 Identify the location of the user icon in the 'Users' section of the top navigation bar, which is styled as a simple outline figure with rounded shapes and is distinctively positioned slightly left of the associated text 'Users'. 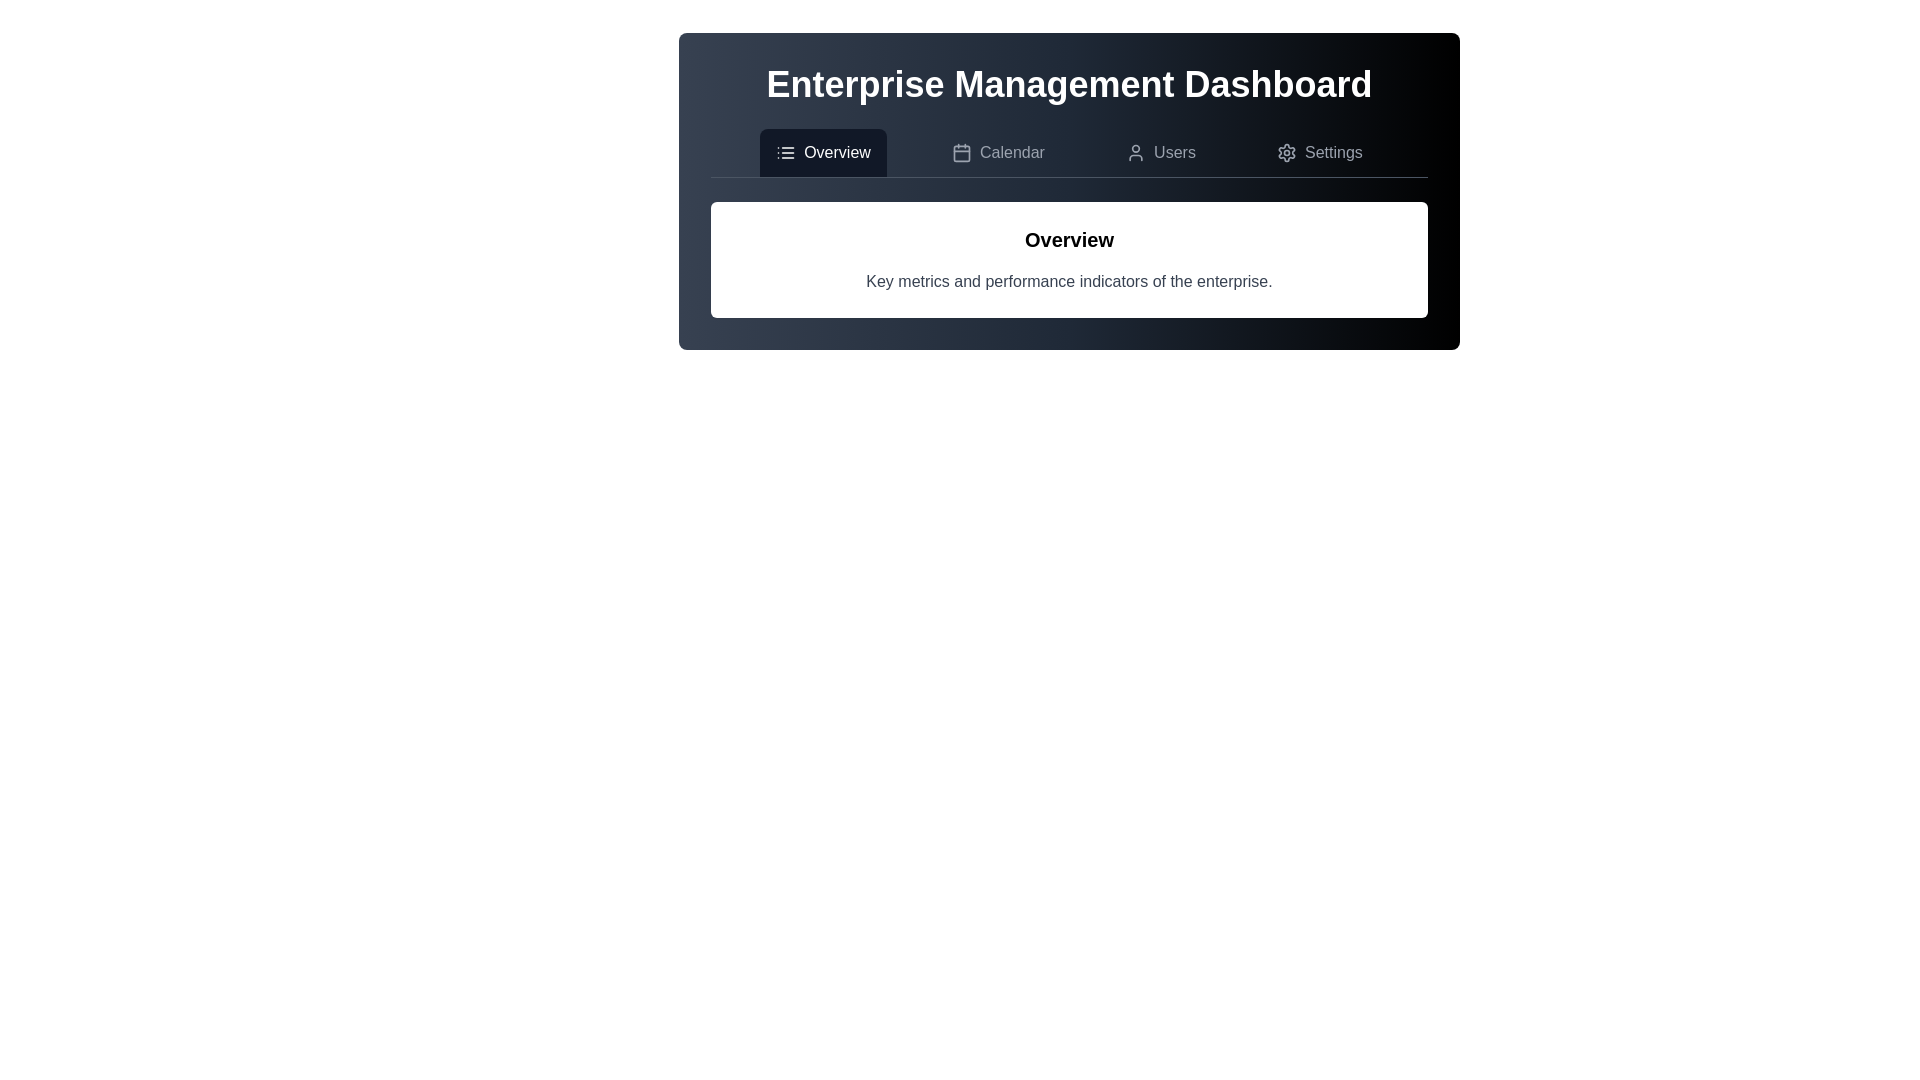
(1136, 152).